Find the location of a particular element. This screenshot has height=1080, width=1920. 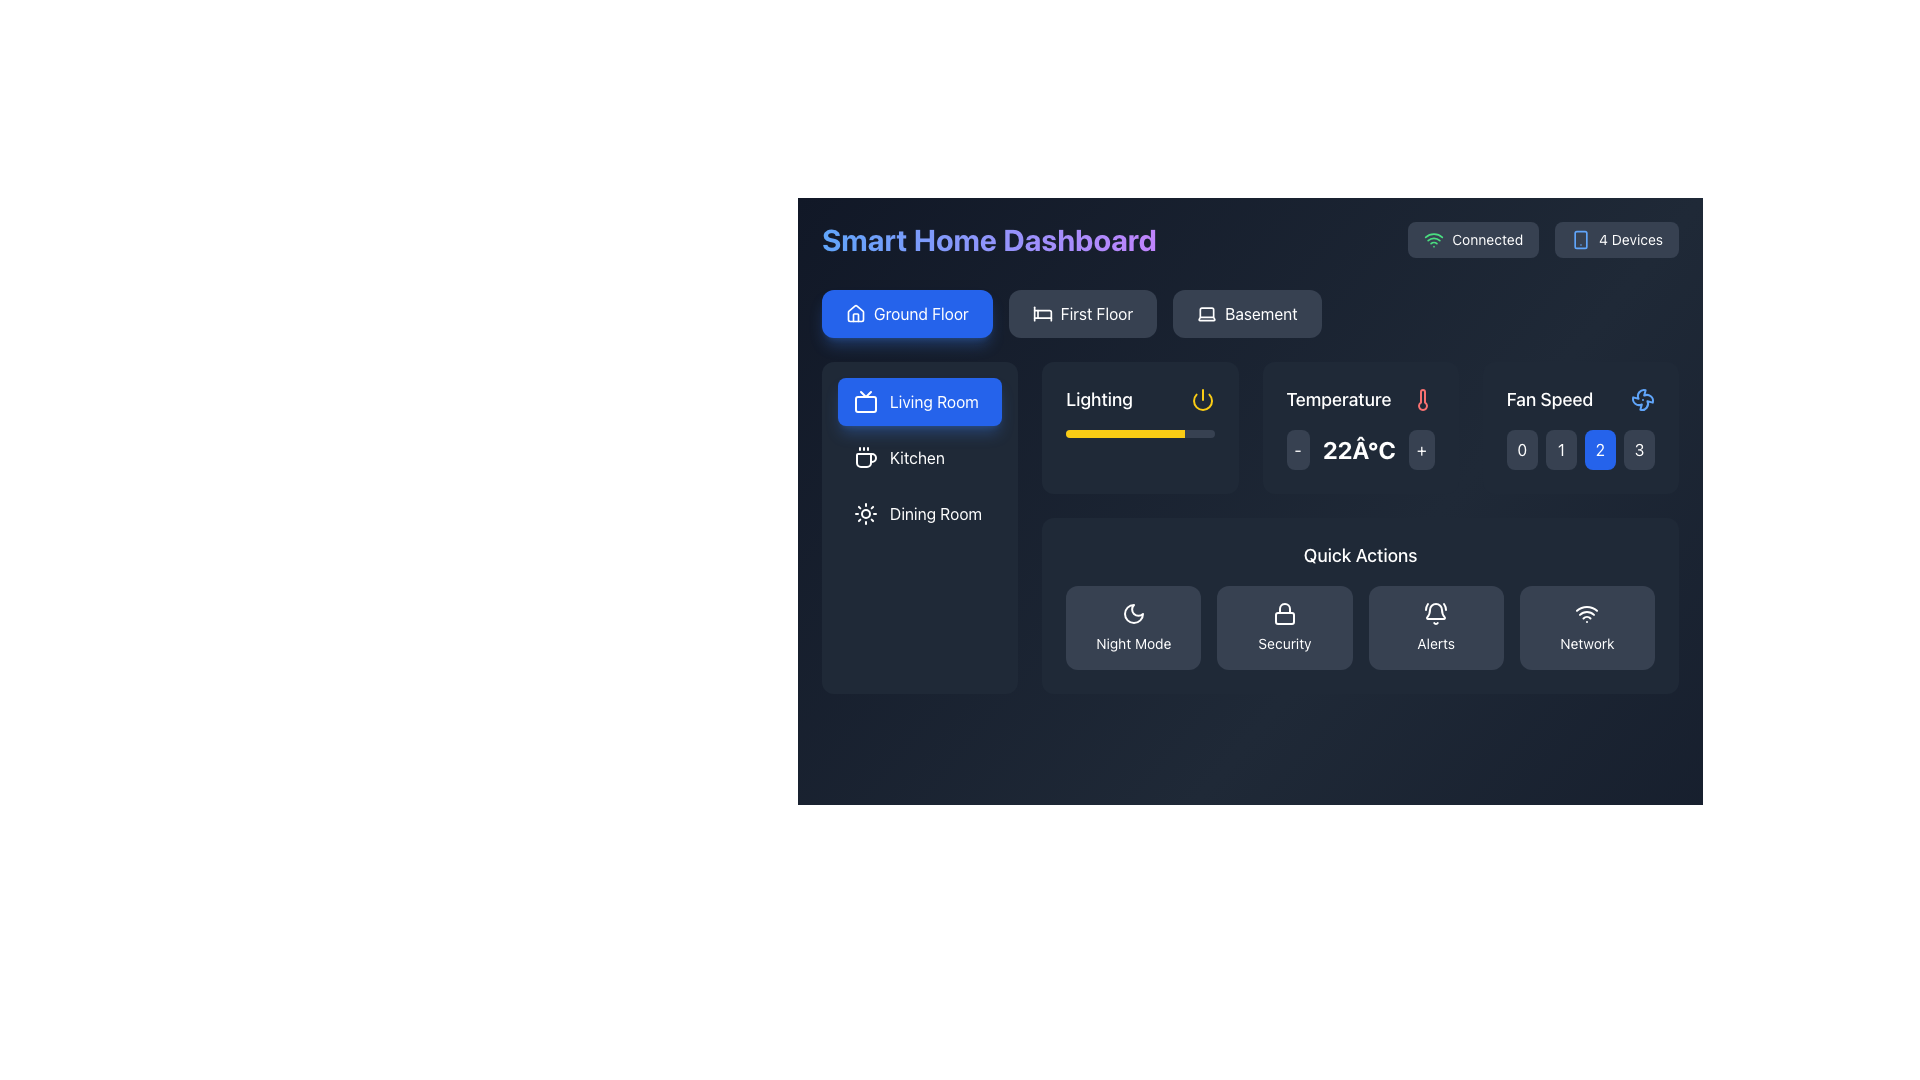

the 'Alerts' SVG Icon located in the 'Quick Actions' section, indicating notifications or alerts is located at coordinates (1435, 612).